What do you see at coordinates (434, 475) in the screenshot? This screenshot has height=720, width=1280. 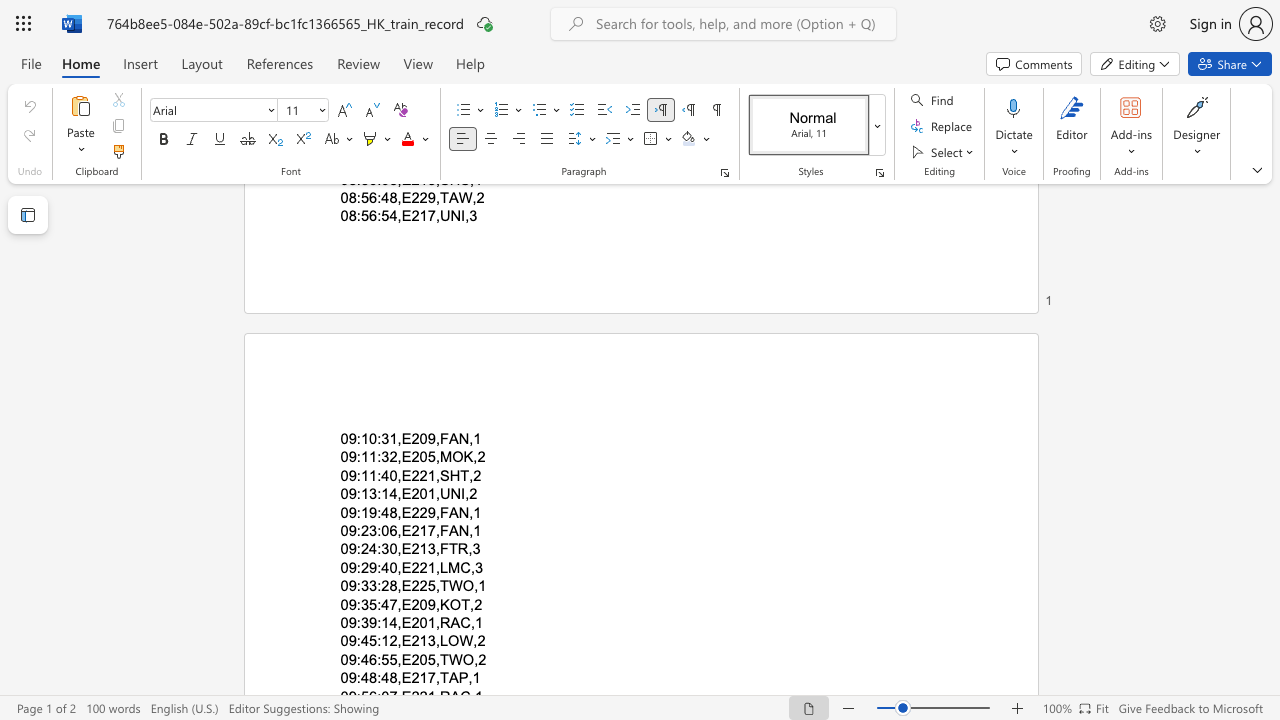 I see `the subset text ",SHT" within the text "09:11:40,E221,SHT,2"` at bounding box center [434, 475].